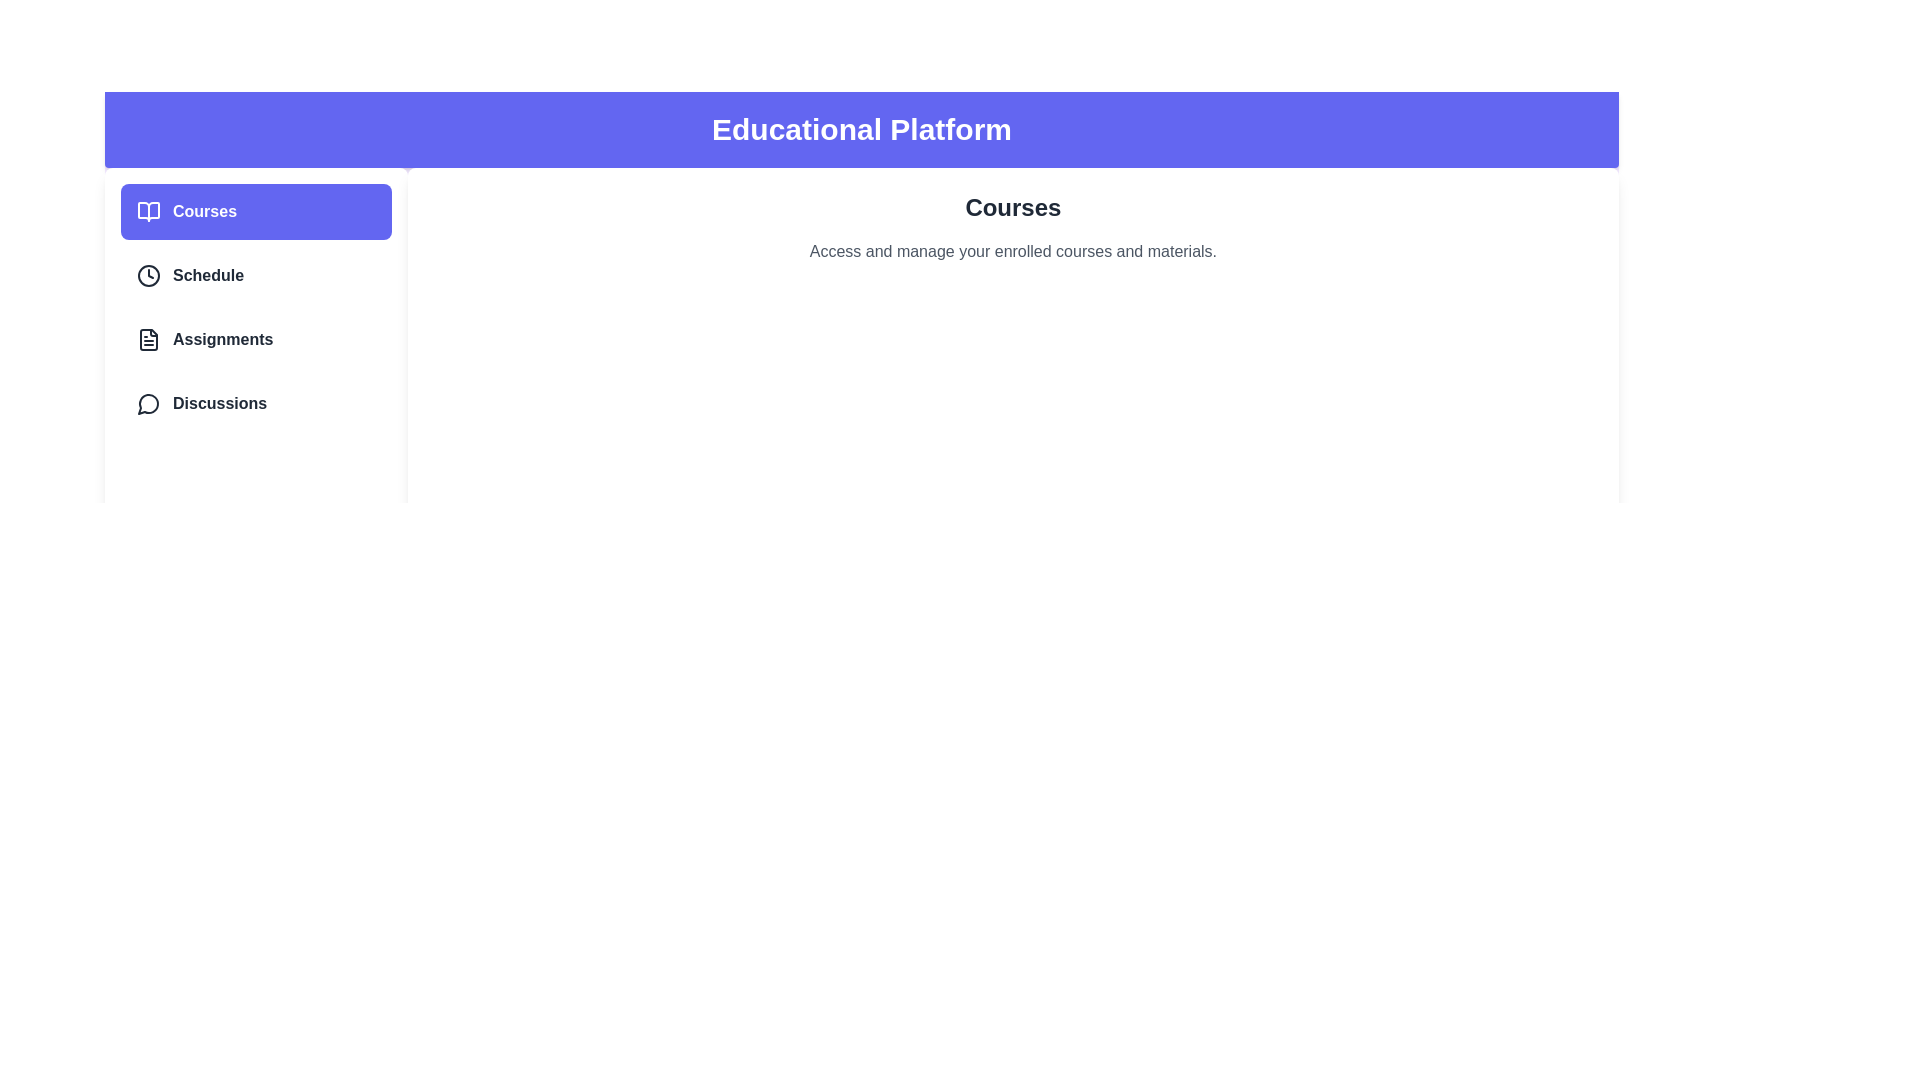 This screenshot has width=1920, height=1080. I want to click on the tab labeled Discussions in the sidebar, so click(254, 404).